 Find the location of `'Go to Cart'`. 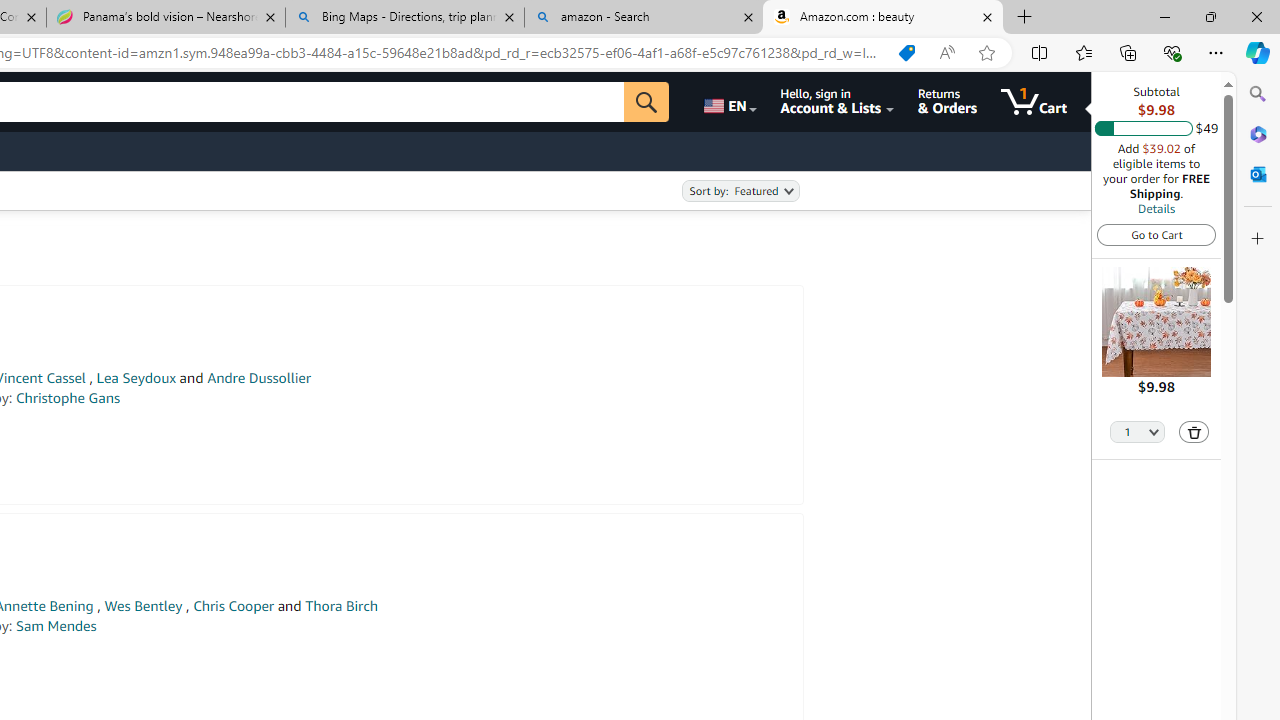

'Go to Cart' is located at coordinates (1156, 233).